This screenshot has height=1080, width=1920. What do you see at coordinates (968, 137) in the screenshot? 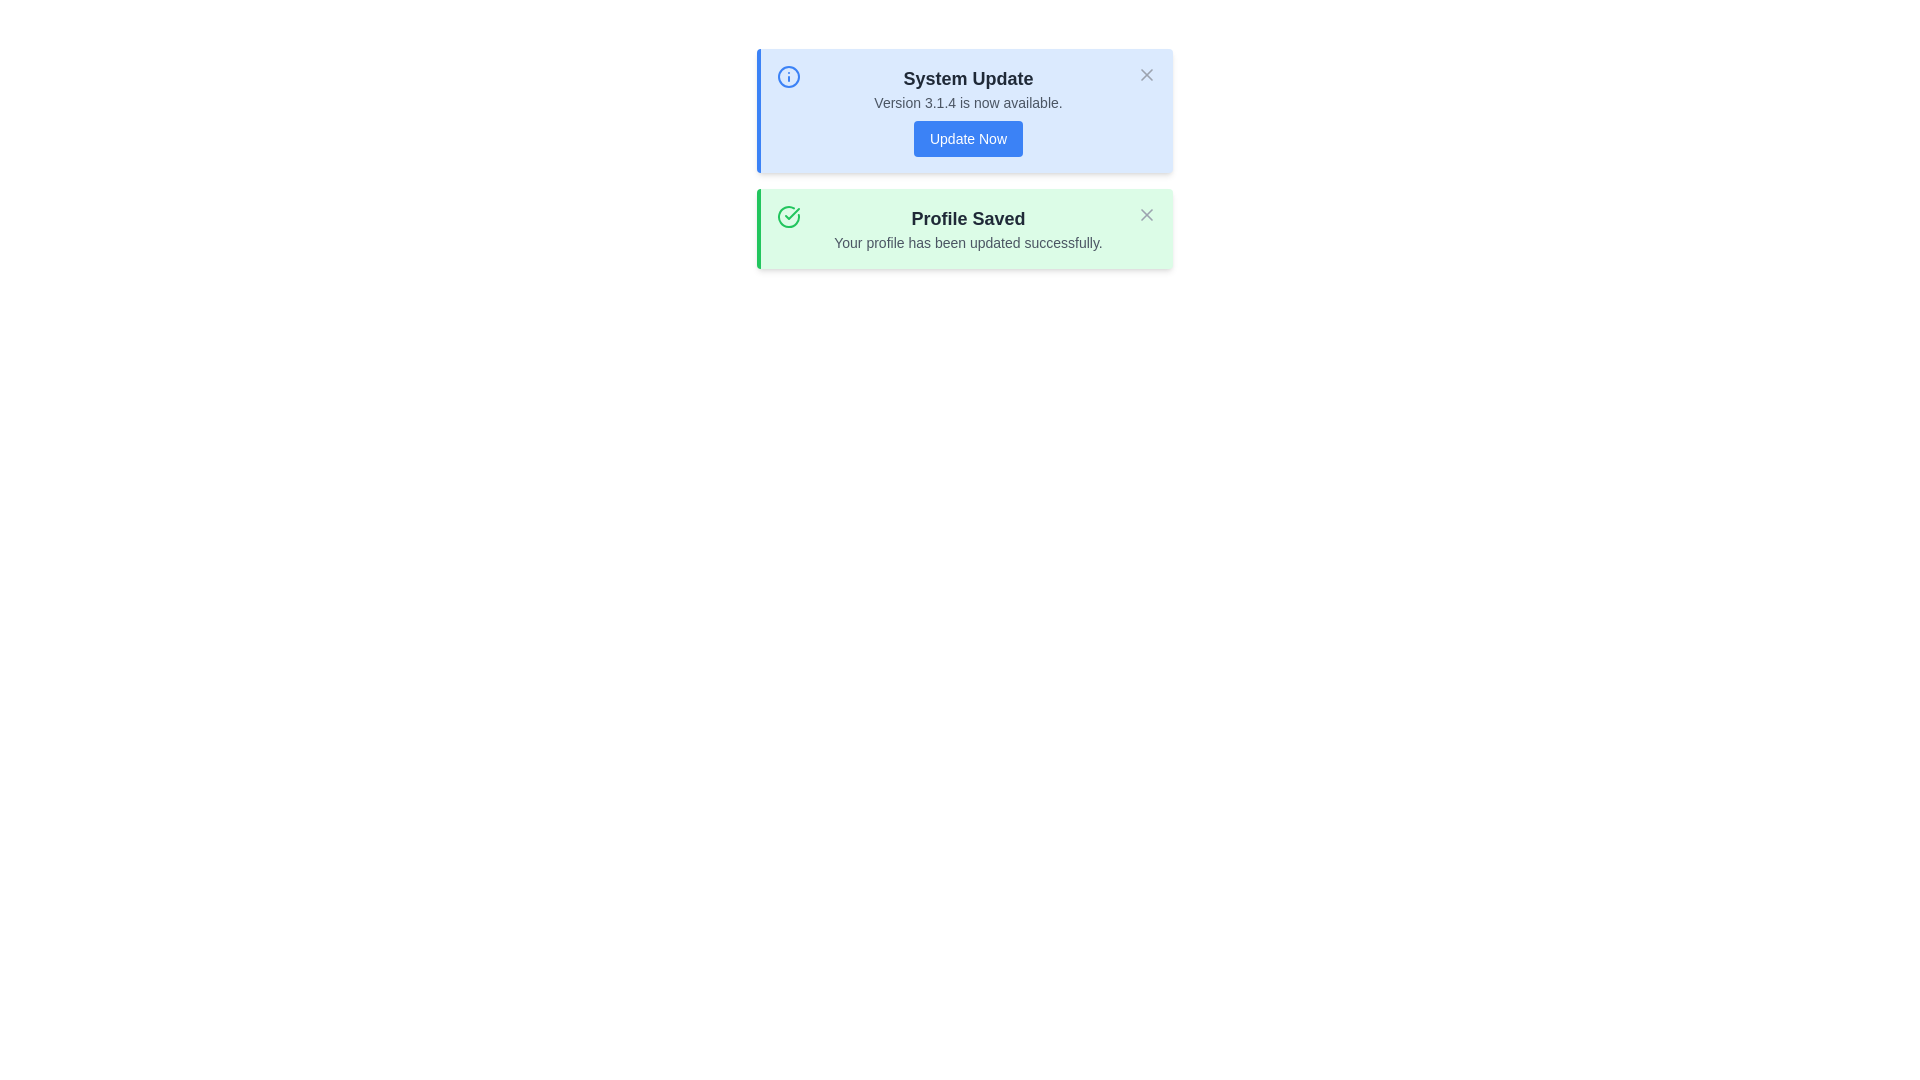
I see `the 'Update Now' button with a blue background and white text located in the 'System Update' notification card` at bounding box center [968, 137].